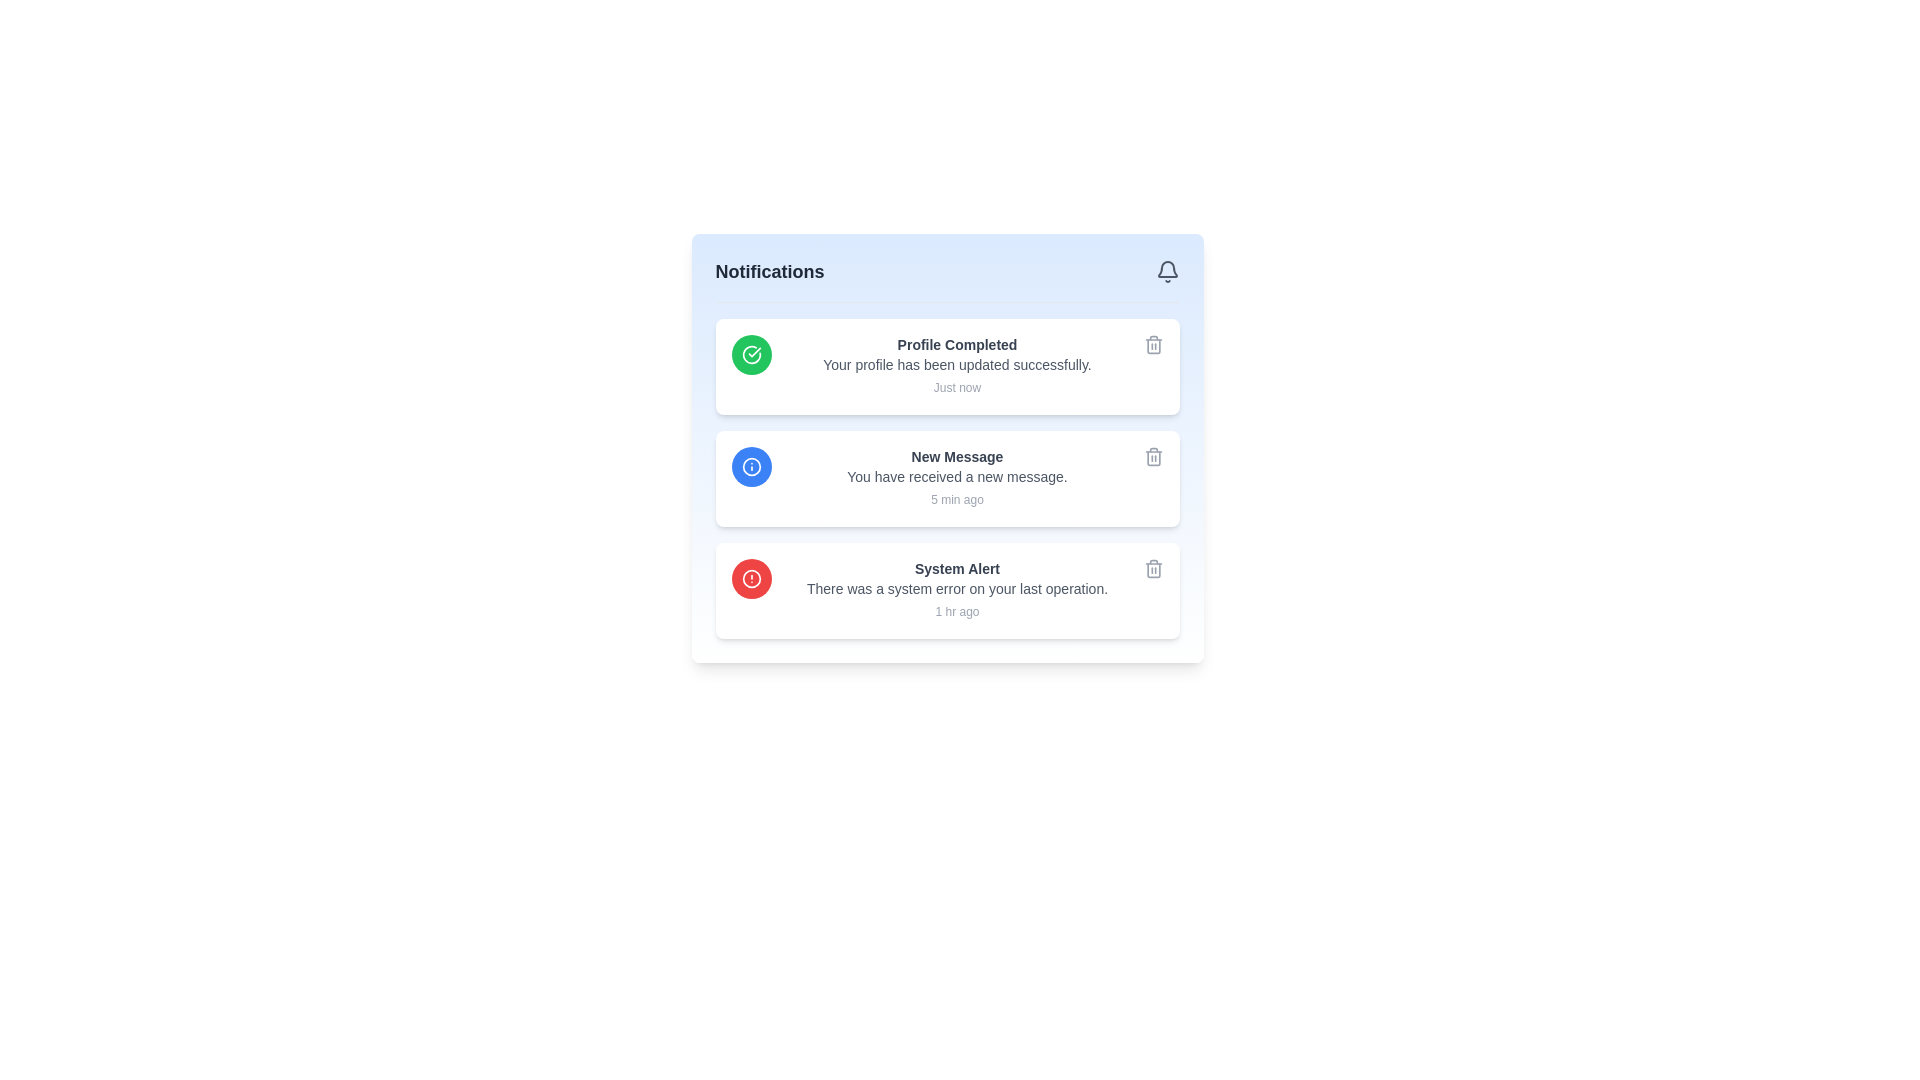  What do you see at coordinates (750, 578) in the screenshot?
I see `the circular icon with a red background and white alert symbol, located to the left of the 'System Alert' text in the third notification box` at bounding box center [750, 578].